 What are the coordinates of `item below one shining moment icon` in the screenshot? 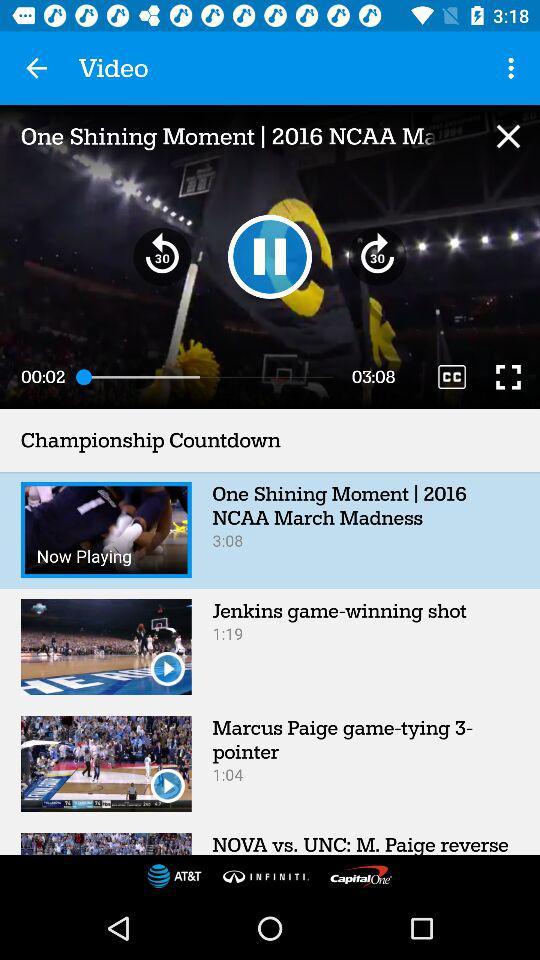 It's located at (161, 255).